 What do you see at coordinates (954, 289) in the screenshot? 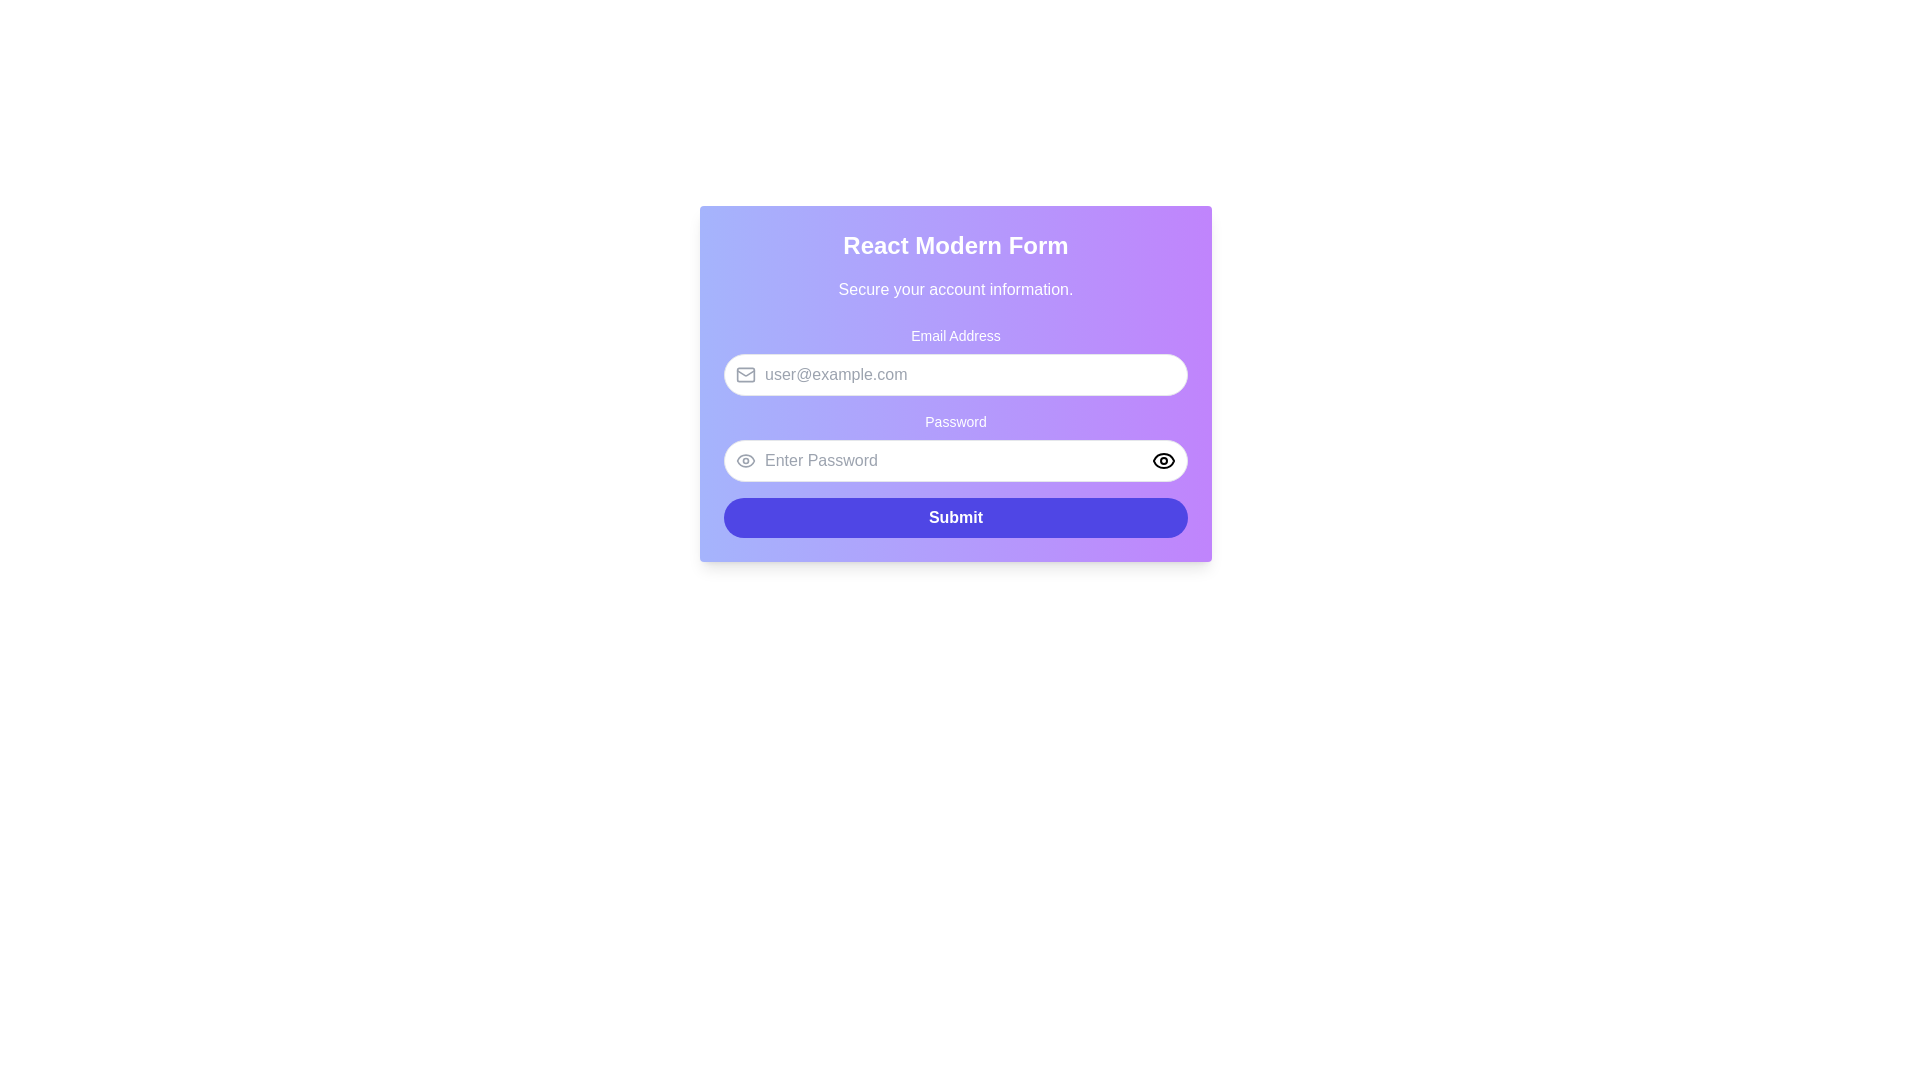
I see `the static text label that reads 'Secure your account information.', which is centrally located between the title 'React Modern Form' and the 'Email Address' section` at bounding box center [954, 289].